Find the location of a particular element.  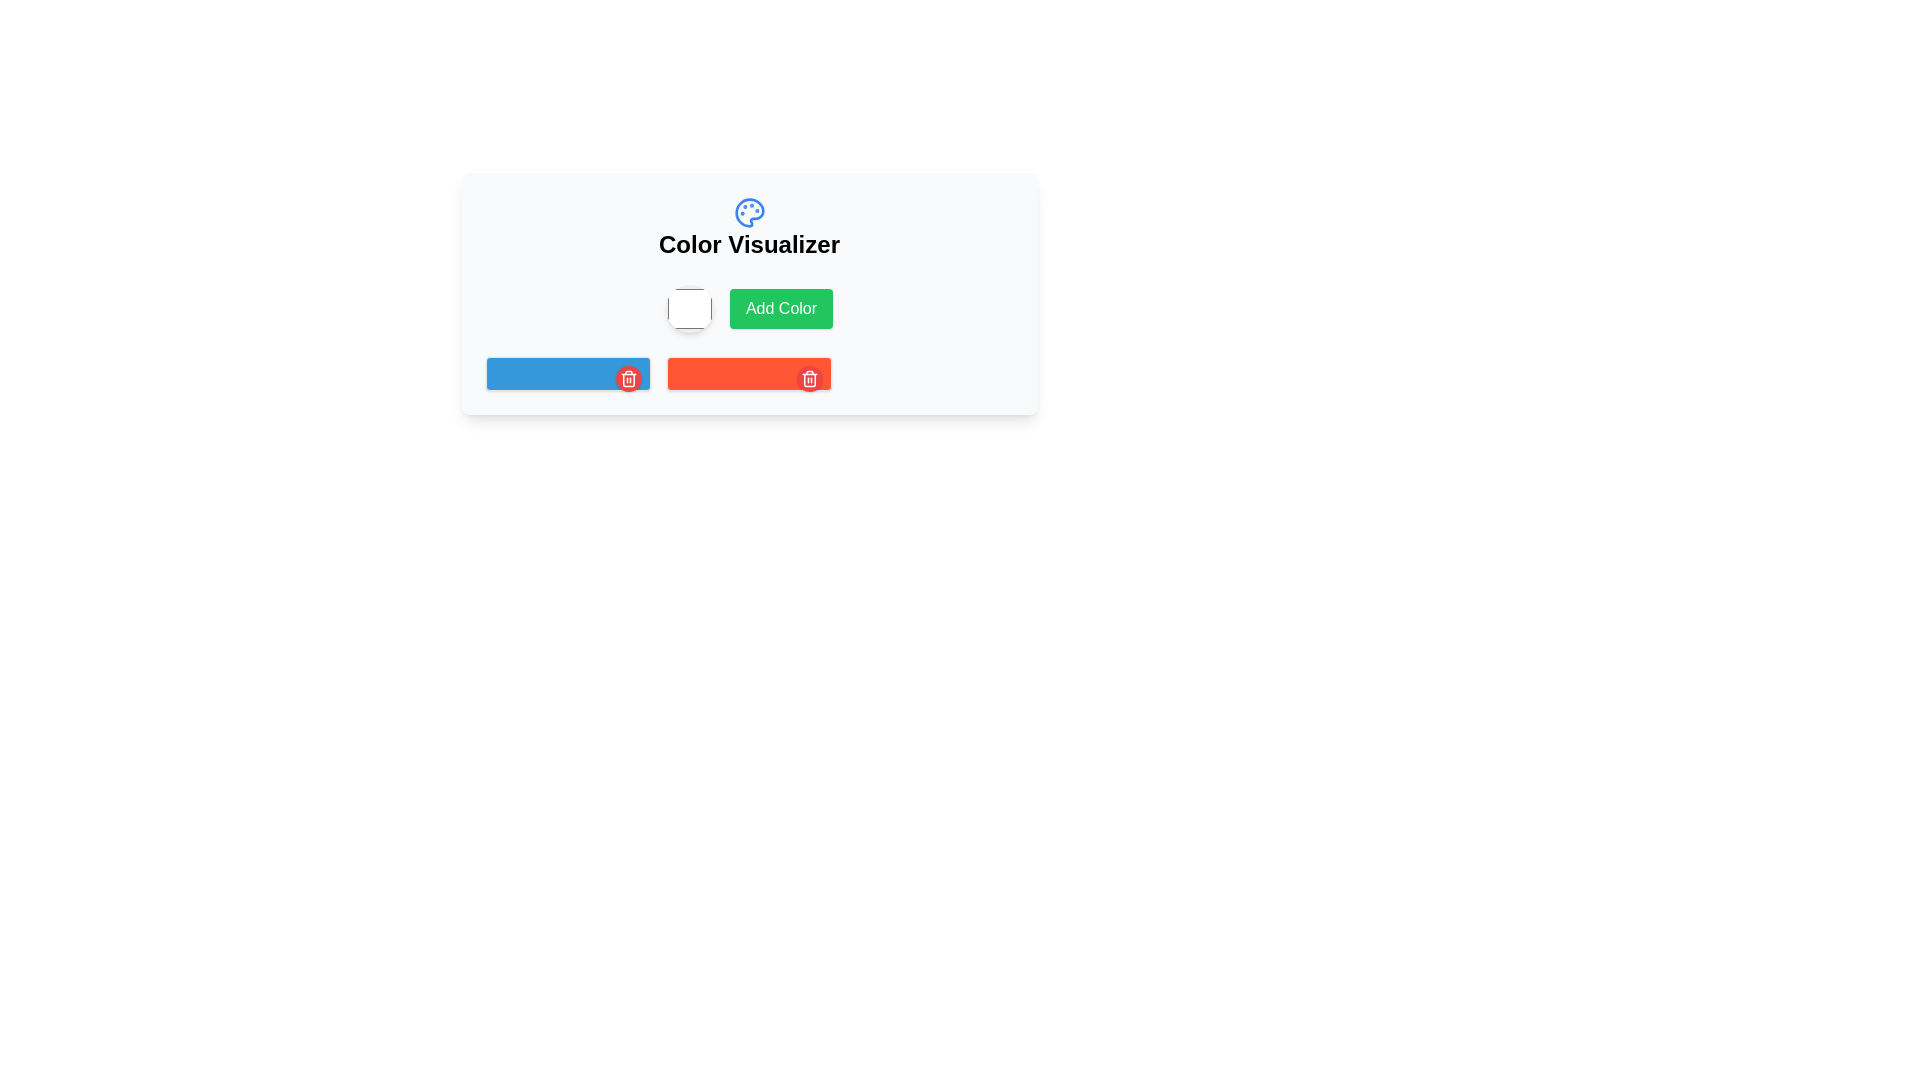

the Color Picker Button, which is a circular button with a white color fill is located at coordinates (689, 308).